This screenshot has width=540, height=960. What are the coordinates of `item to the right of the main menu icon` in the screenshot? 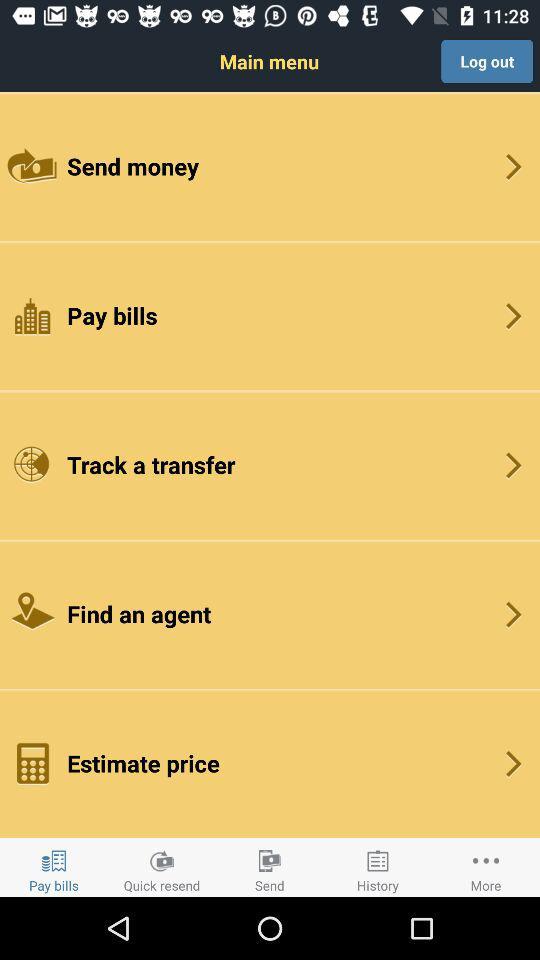 It's located at (486, 61).